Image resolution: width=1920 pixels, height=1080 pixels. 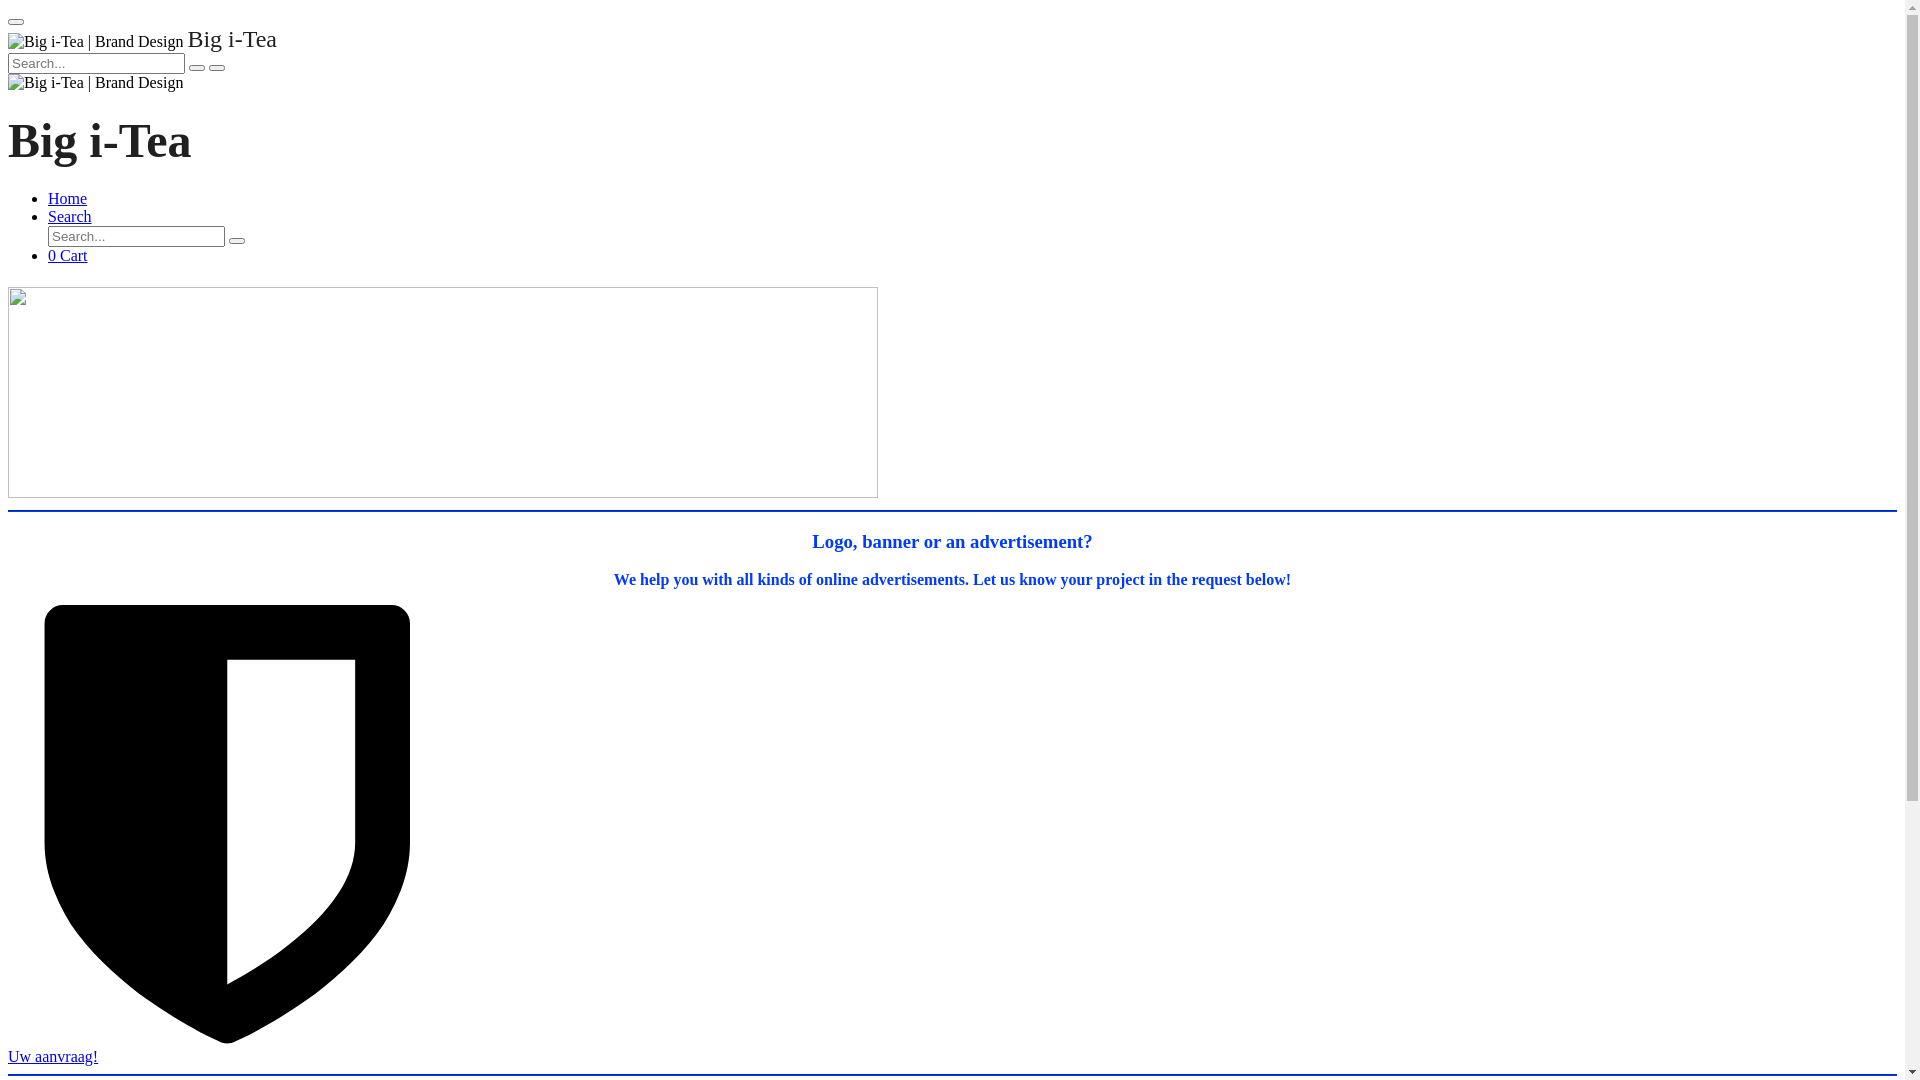 What do you see at coordinates (67, 254) in the screenshot?
I see `'0 Cart'` at bounding box center [67, 254].